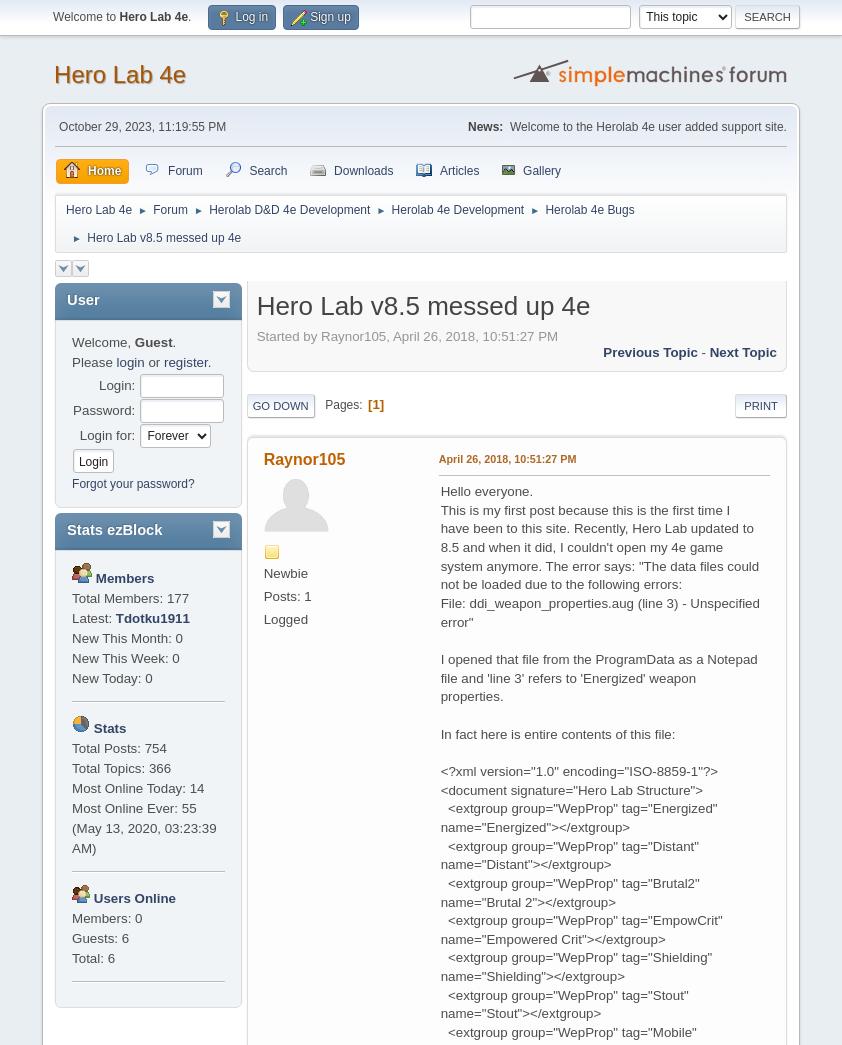 Image resolution: width=842 pixels, height=1045 pixels. Describe the element at coordinates (484, 125) in the screenshot. I see `'News:'` at that location.